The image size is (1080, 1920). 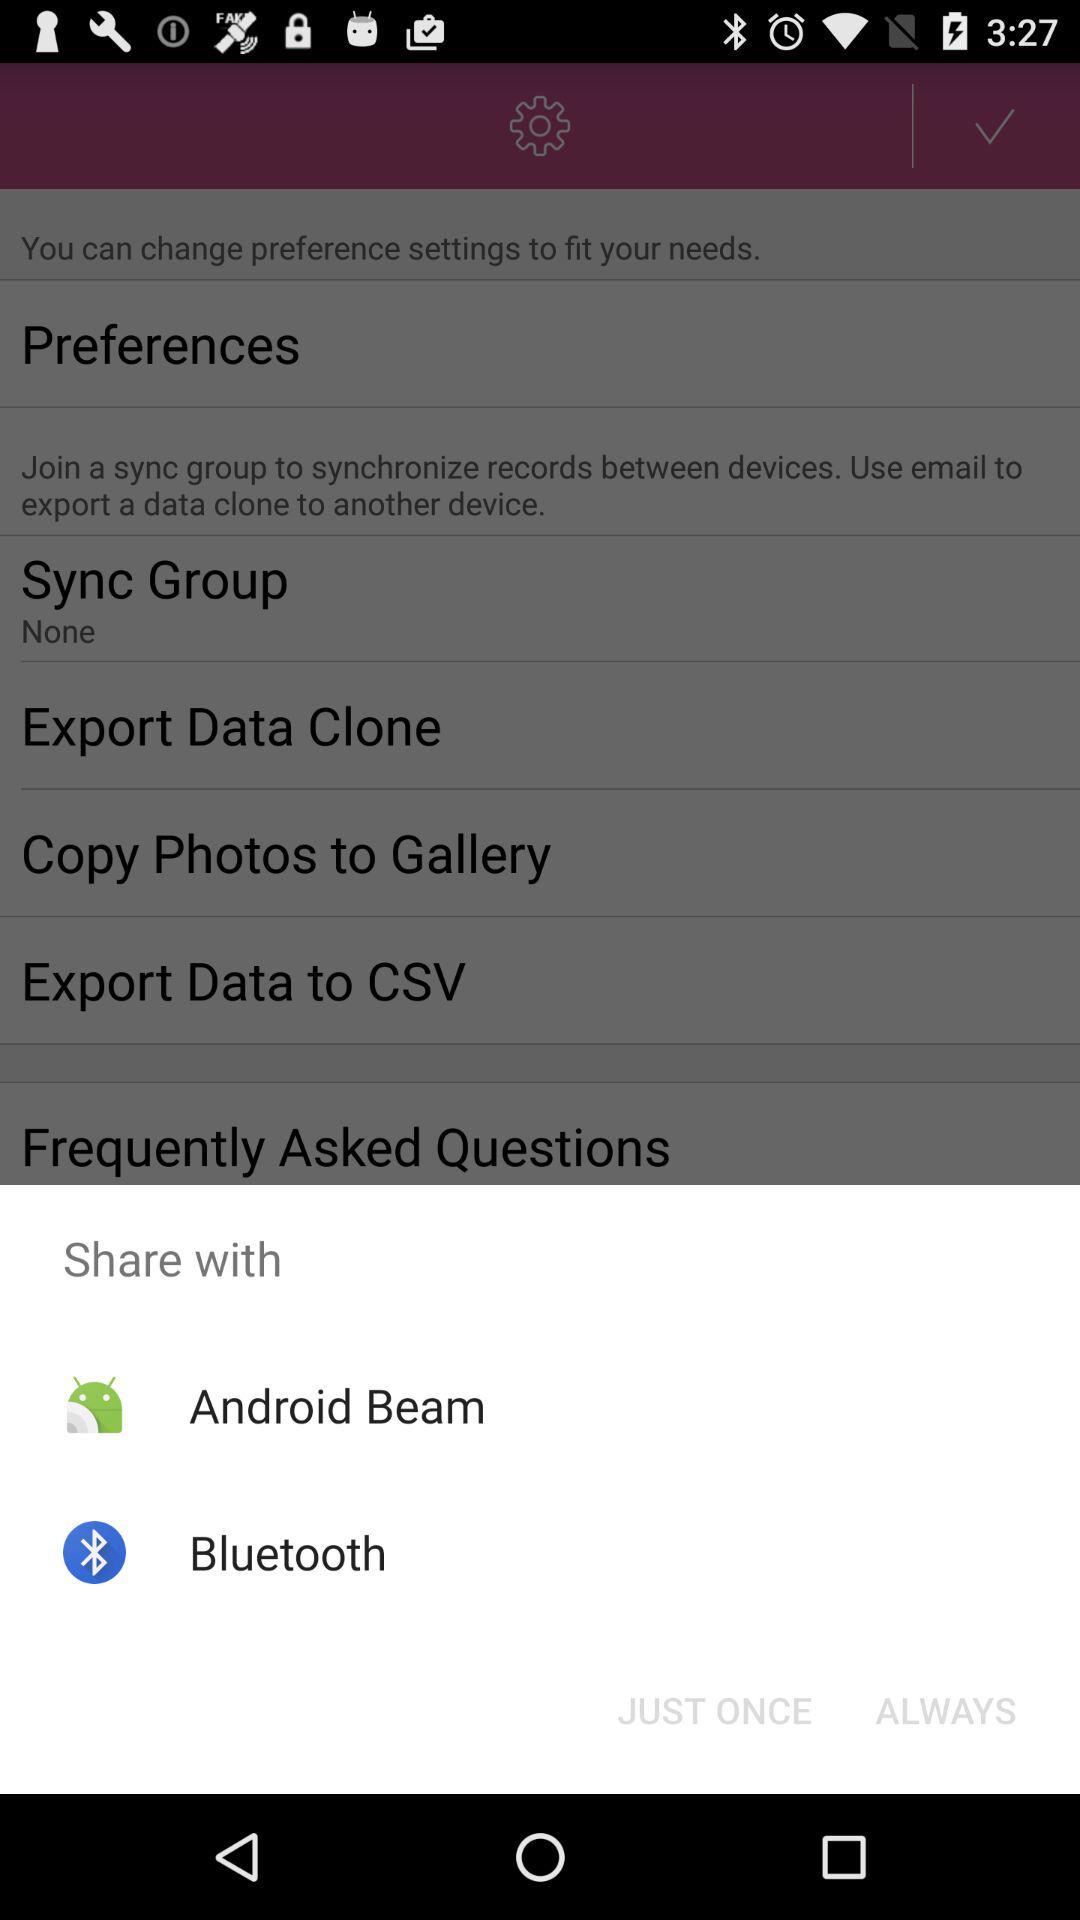 What do you see at coordinates (945, 1708) in the screenshot?
I see `button to the right of just once item` at bounding box center [945, 1708].